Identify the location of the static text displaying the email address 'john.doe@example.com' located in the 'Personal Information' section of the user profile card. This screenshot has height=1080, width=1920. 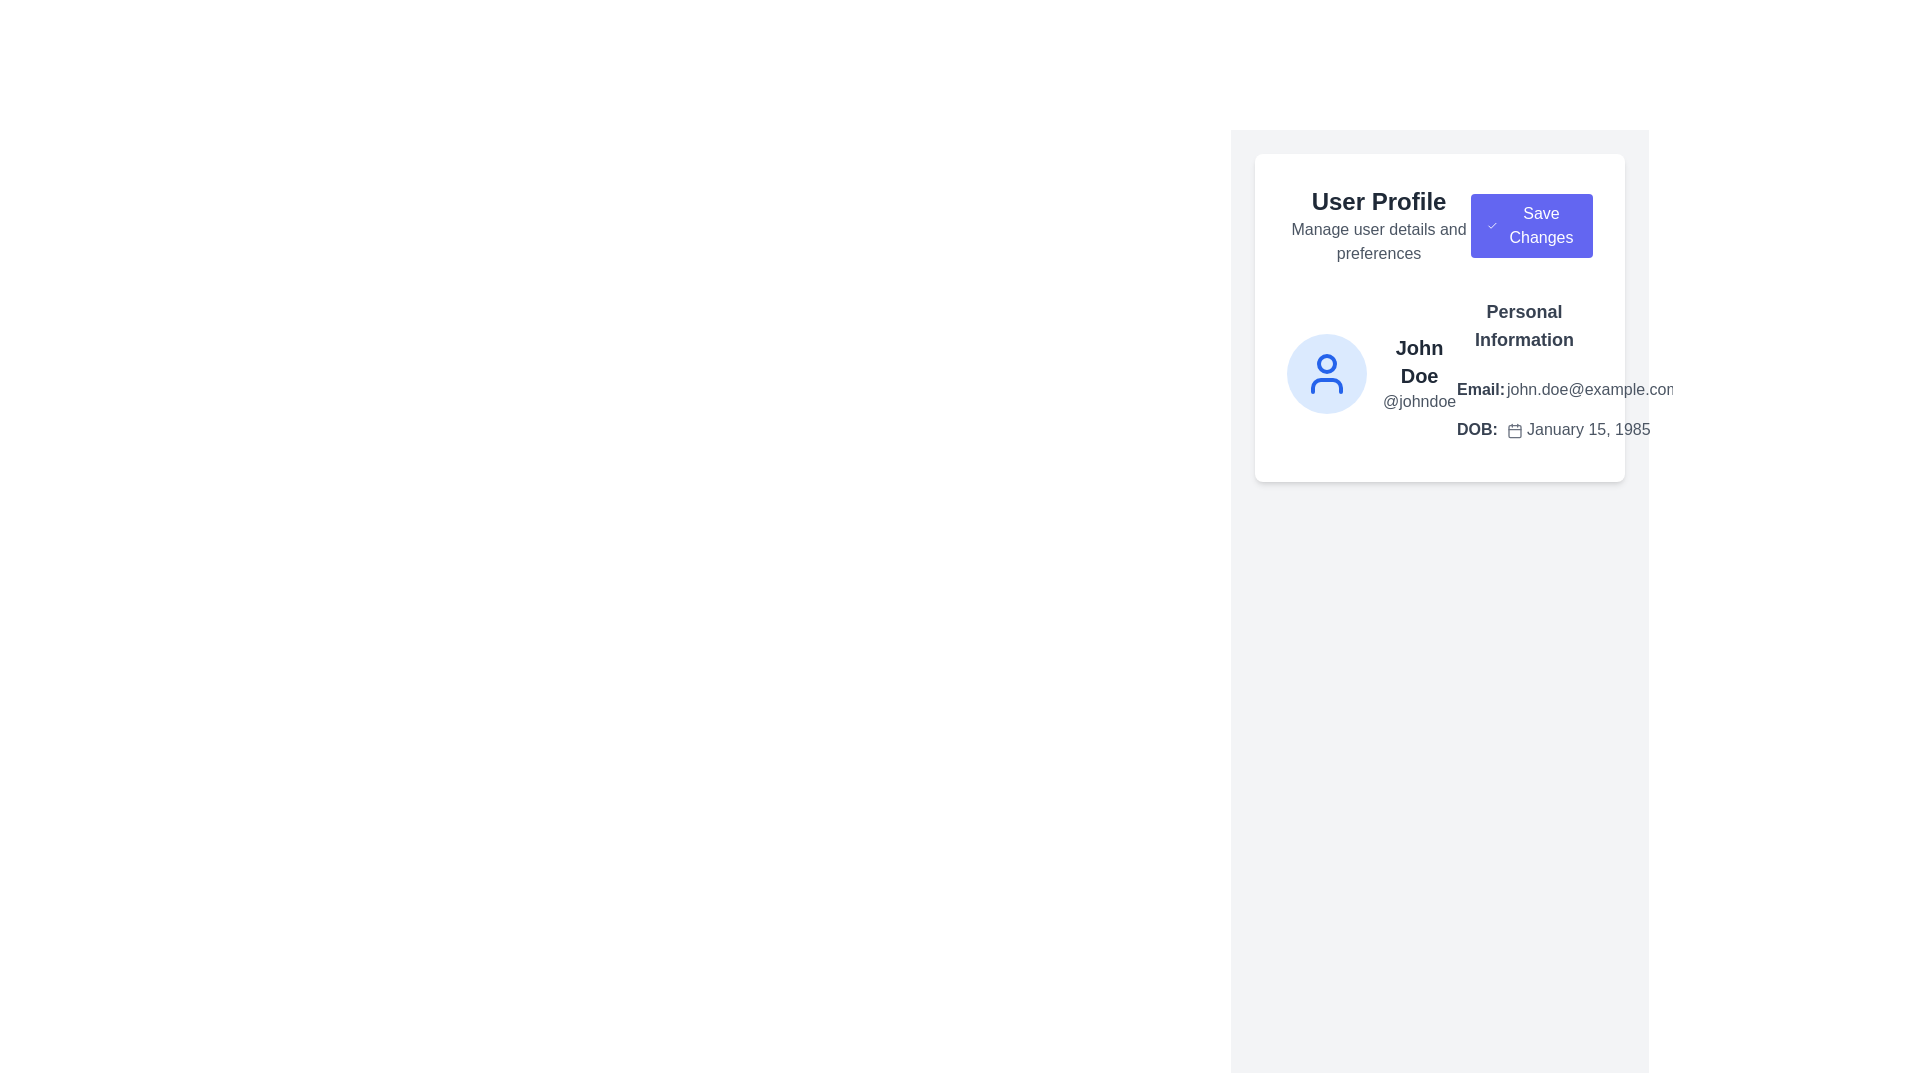
(1592, 389).